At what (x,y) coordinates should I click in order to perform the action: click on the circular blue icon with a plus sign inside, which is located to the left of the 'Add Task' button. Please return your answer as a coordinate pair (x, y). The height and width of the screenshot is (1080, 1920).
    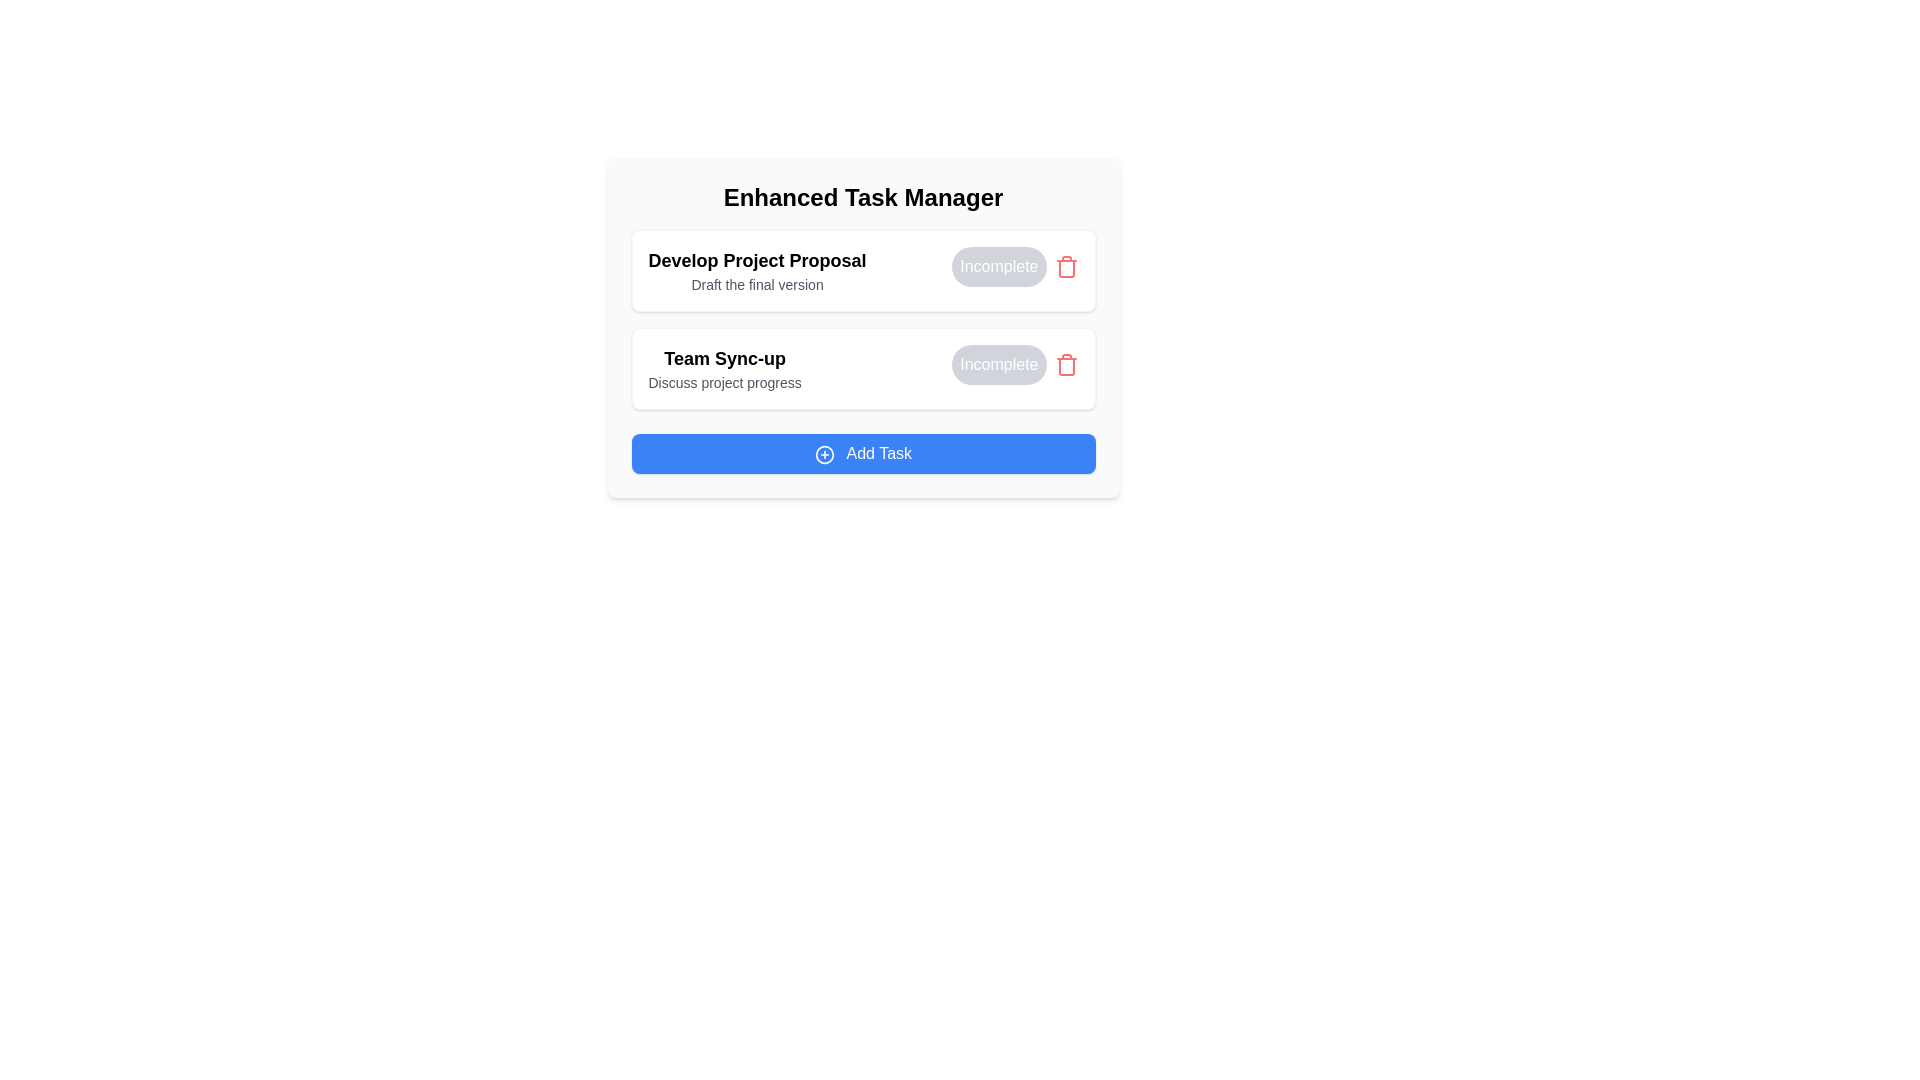
    Looking at the image, I should click on (825, 454).